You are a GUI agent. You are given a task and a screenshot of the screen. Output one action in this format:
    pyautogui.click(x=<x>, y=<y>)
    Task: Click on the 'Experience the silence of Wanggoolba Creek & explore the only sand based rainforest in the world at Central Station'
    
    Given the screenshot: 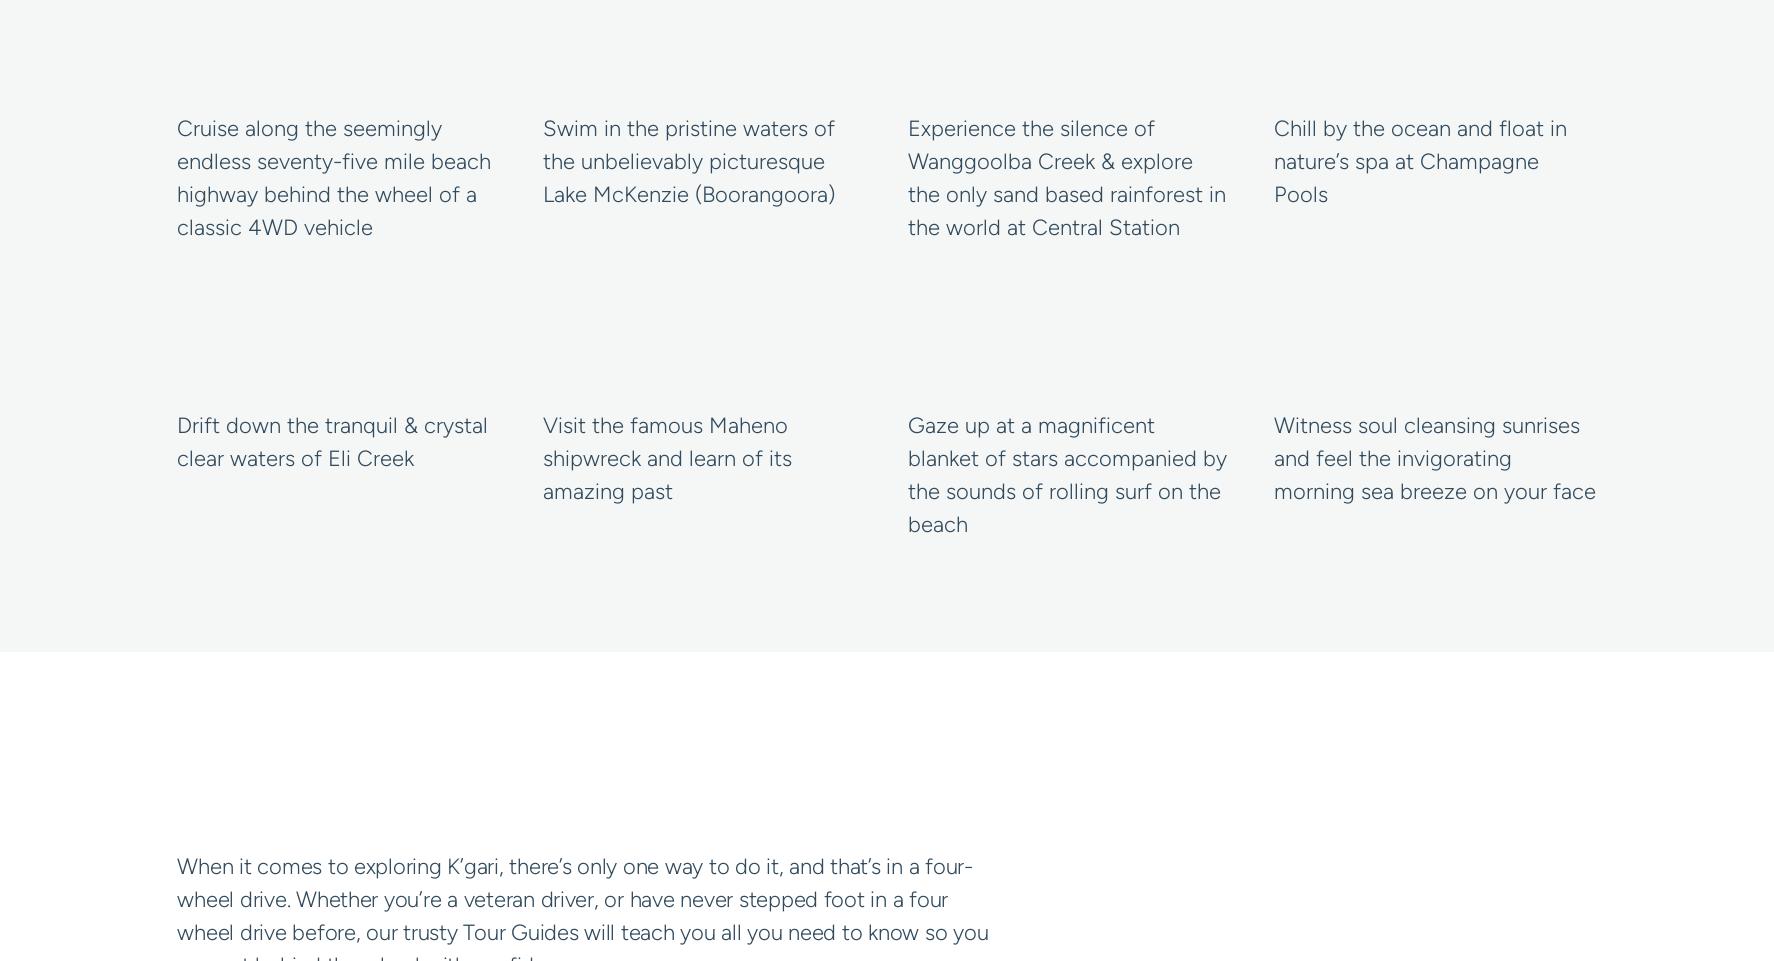 What is the action you would take?
    pyautogui.click(x=906, y=177)
    